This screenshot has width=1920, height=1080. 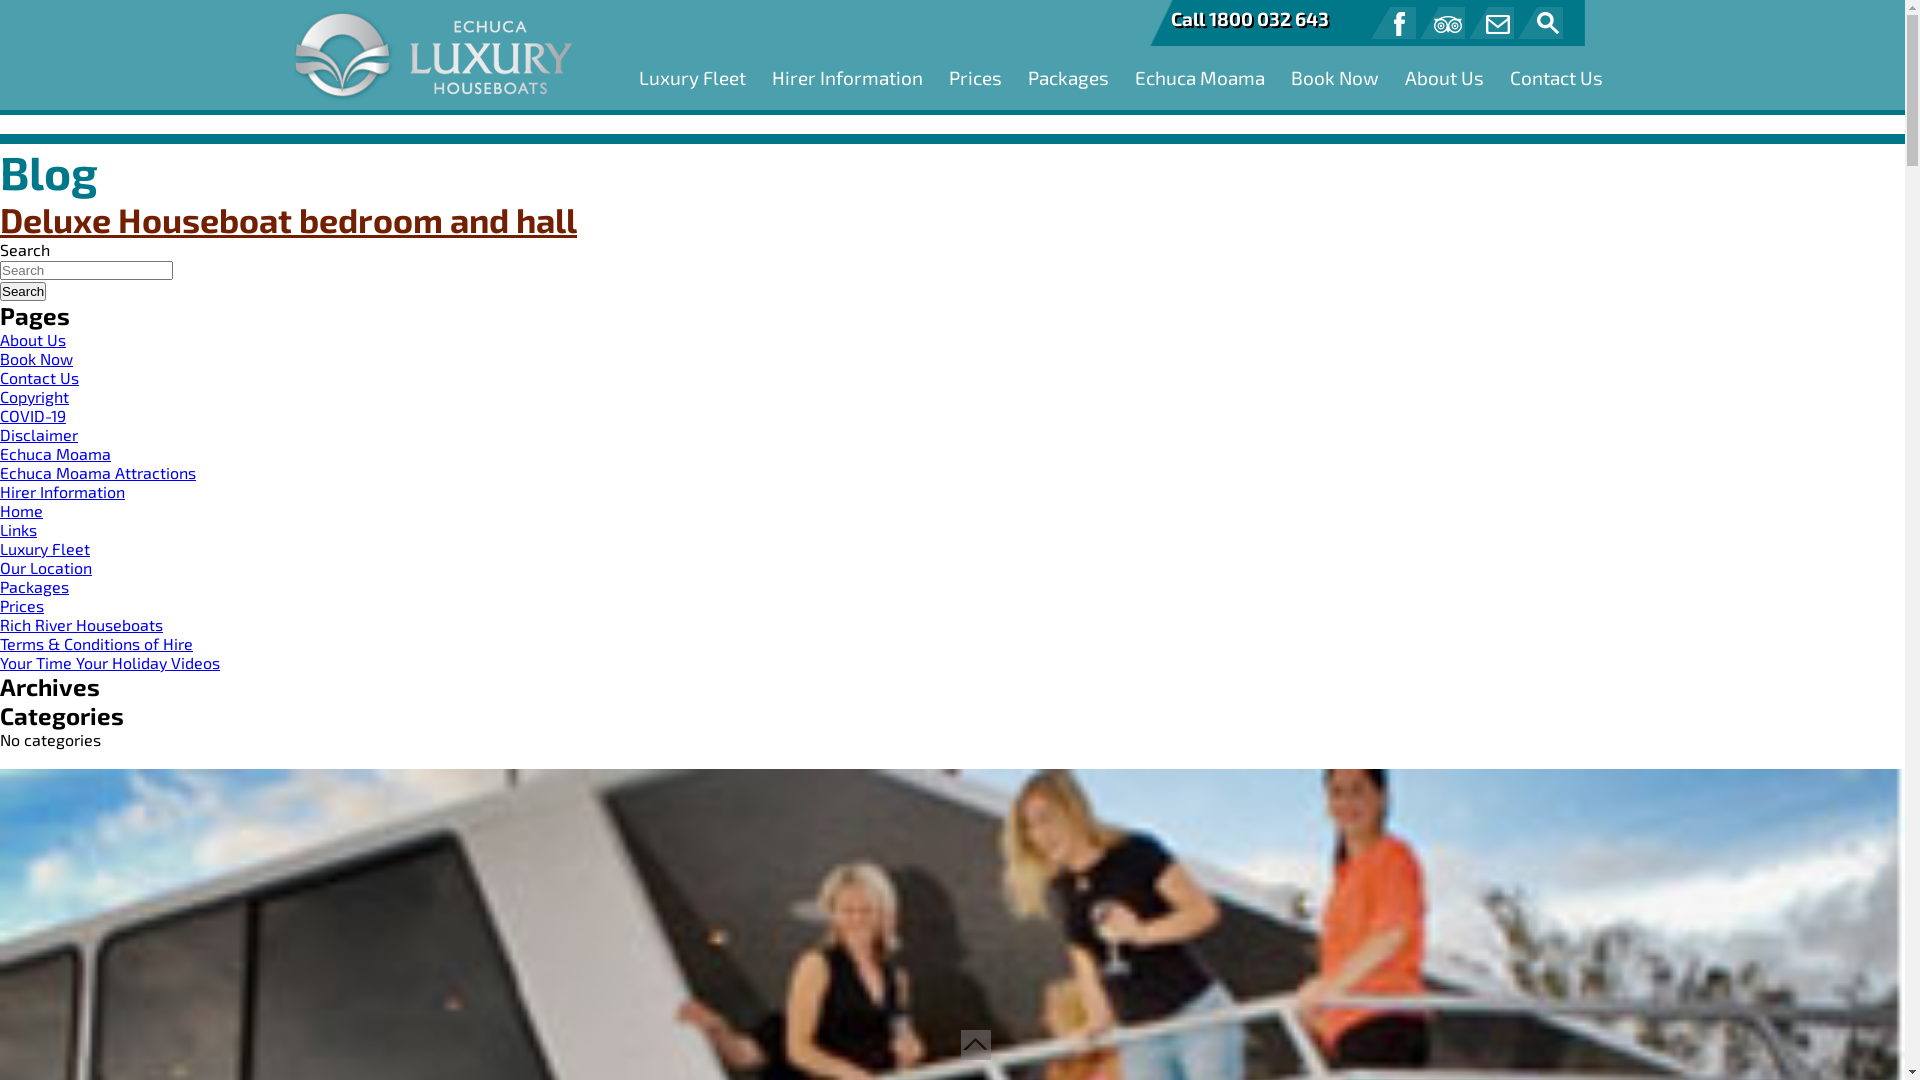 What do you see at coordinates (0, 528) in the screenshot?
I see `'Links'` at bounding box center [0, 528].